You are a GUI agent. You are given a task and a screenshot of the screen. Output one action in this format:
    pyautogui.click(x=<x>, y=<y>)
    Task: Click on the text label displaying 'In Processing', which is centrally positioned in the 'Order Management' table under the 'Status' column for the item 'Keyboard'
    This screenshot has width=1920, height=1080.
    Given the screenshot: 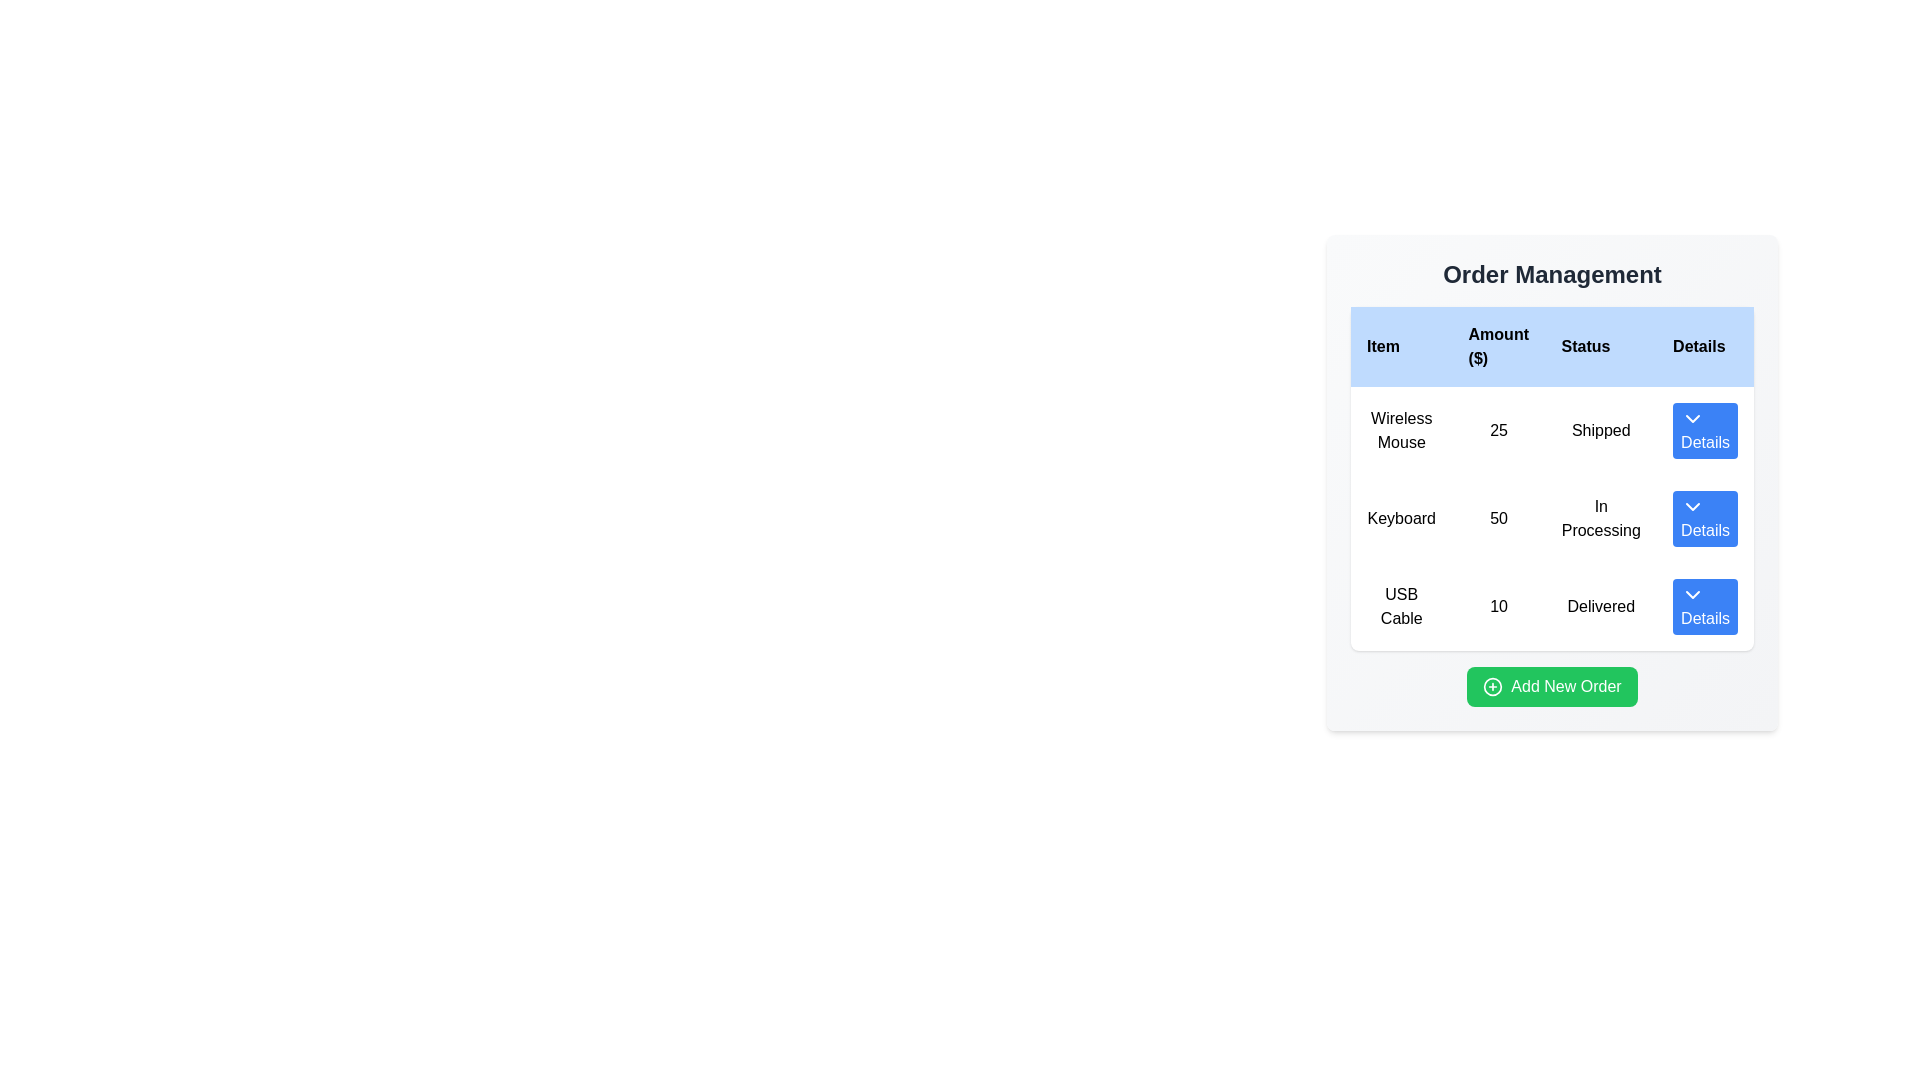 What is the action you would take?
    pyautogui.click(x=1601, y=518)
    